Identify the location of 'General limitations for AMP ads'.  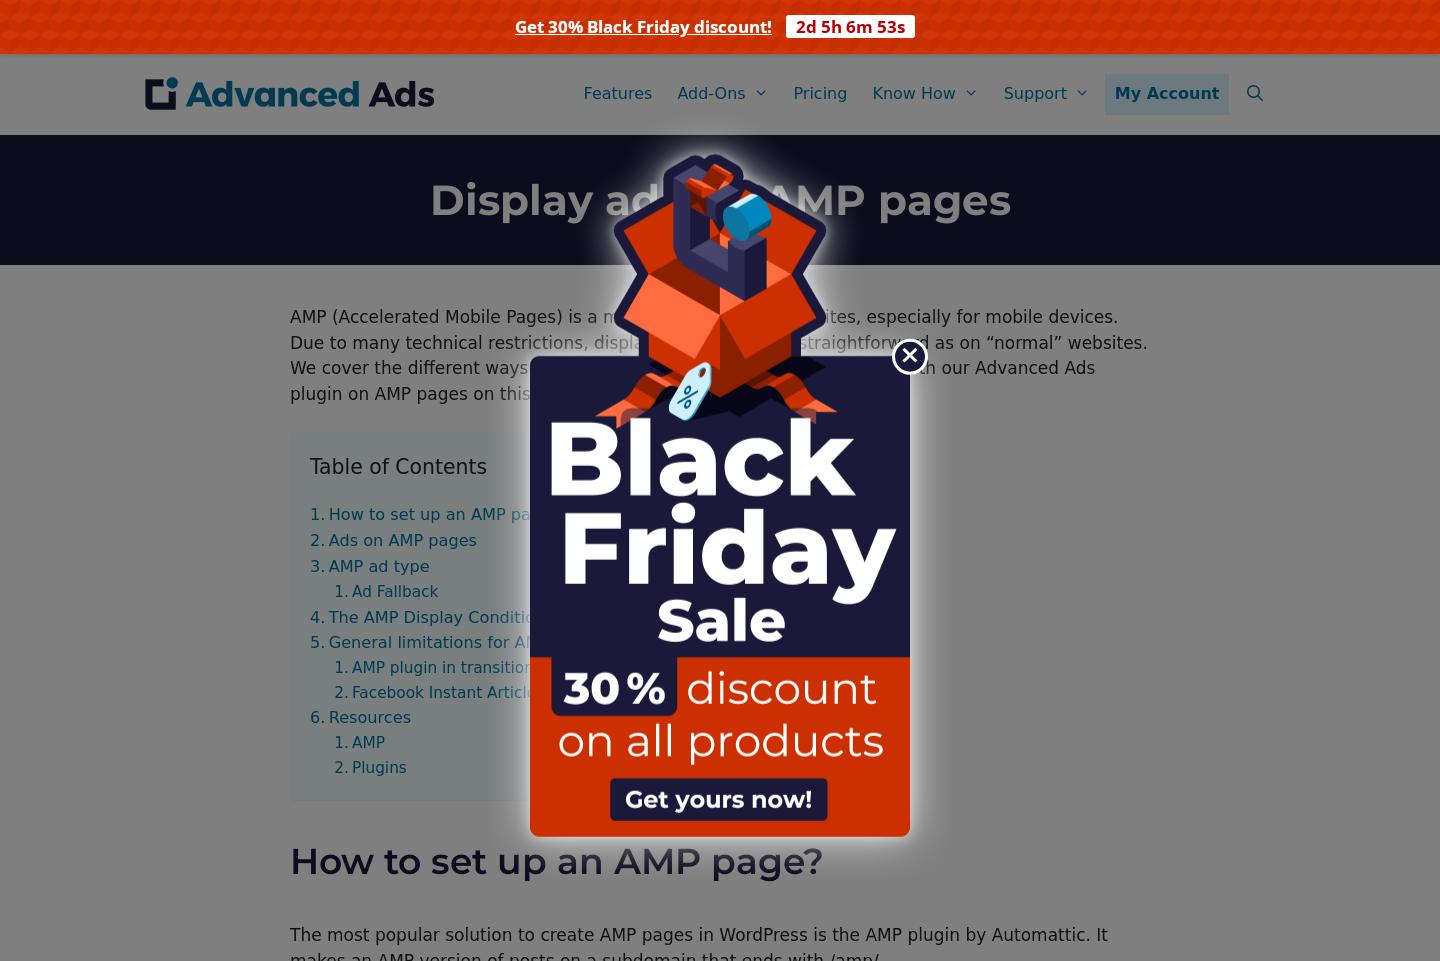
(328, 641).